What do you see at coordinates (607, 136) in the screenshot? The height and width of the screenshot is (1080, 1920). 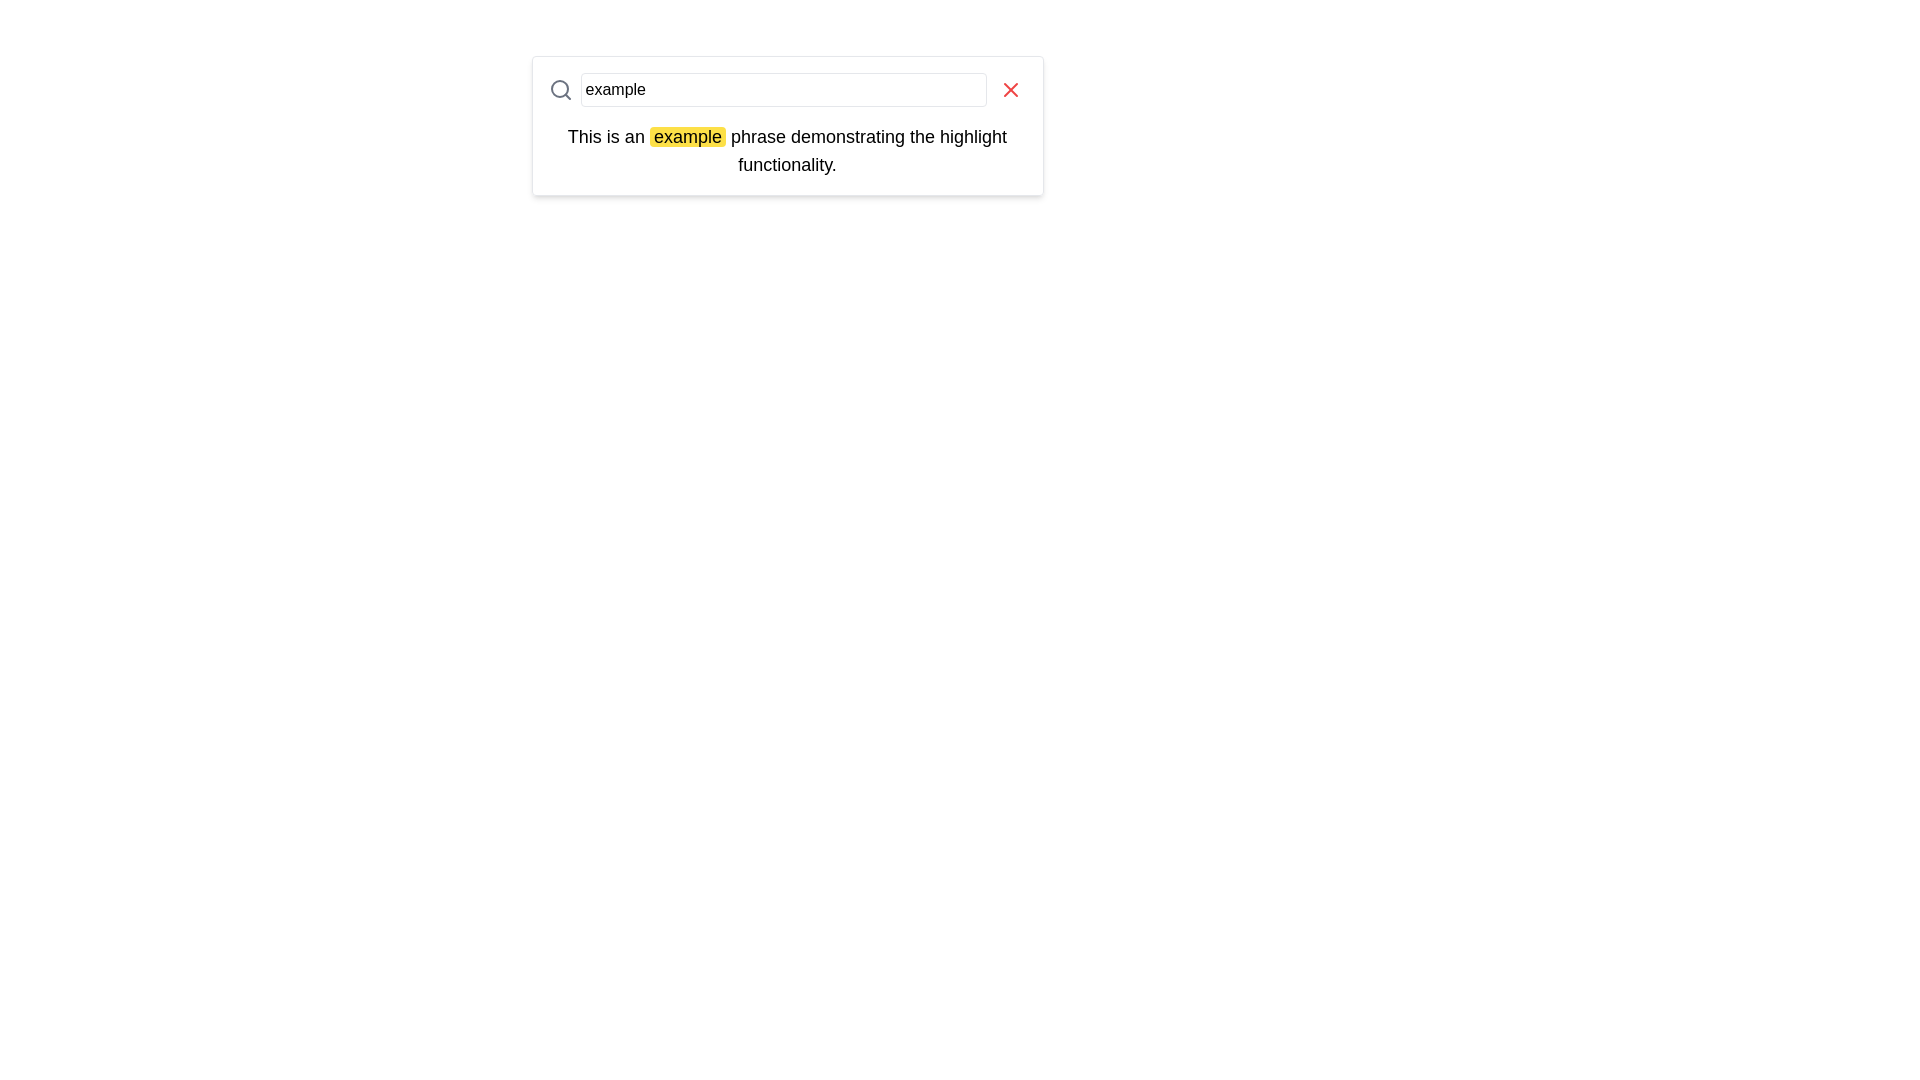 I see `the static text element displaying 'This is an', which is positioned at the start of a phrase before the highlighted word 'example'` at bounding box center [607, 136].